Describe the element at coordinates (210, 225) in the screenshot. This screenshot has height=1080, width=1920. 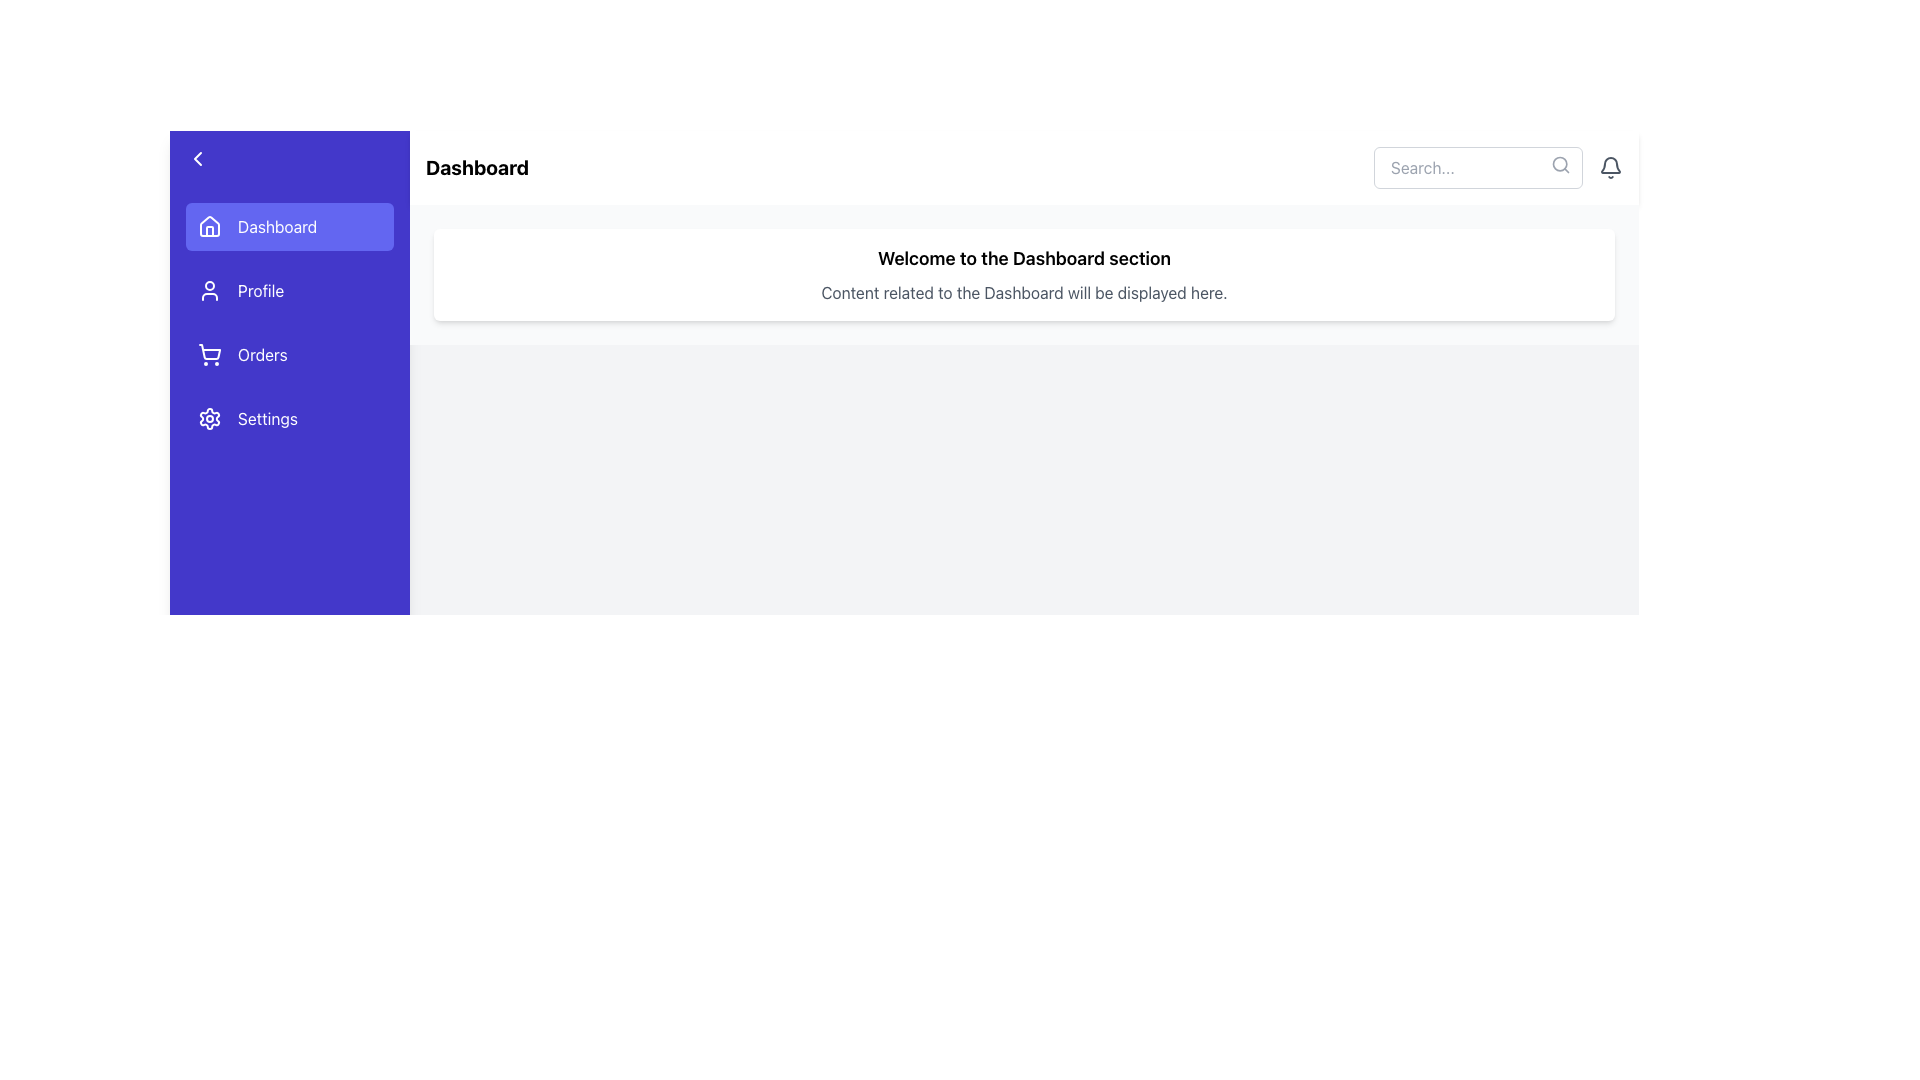
I see `the leftmost icon of the 'Dashboard' menu item in the vertical navigation menu` at that location.